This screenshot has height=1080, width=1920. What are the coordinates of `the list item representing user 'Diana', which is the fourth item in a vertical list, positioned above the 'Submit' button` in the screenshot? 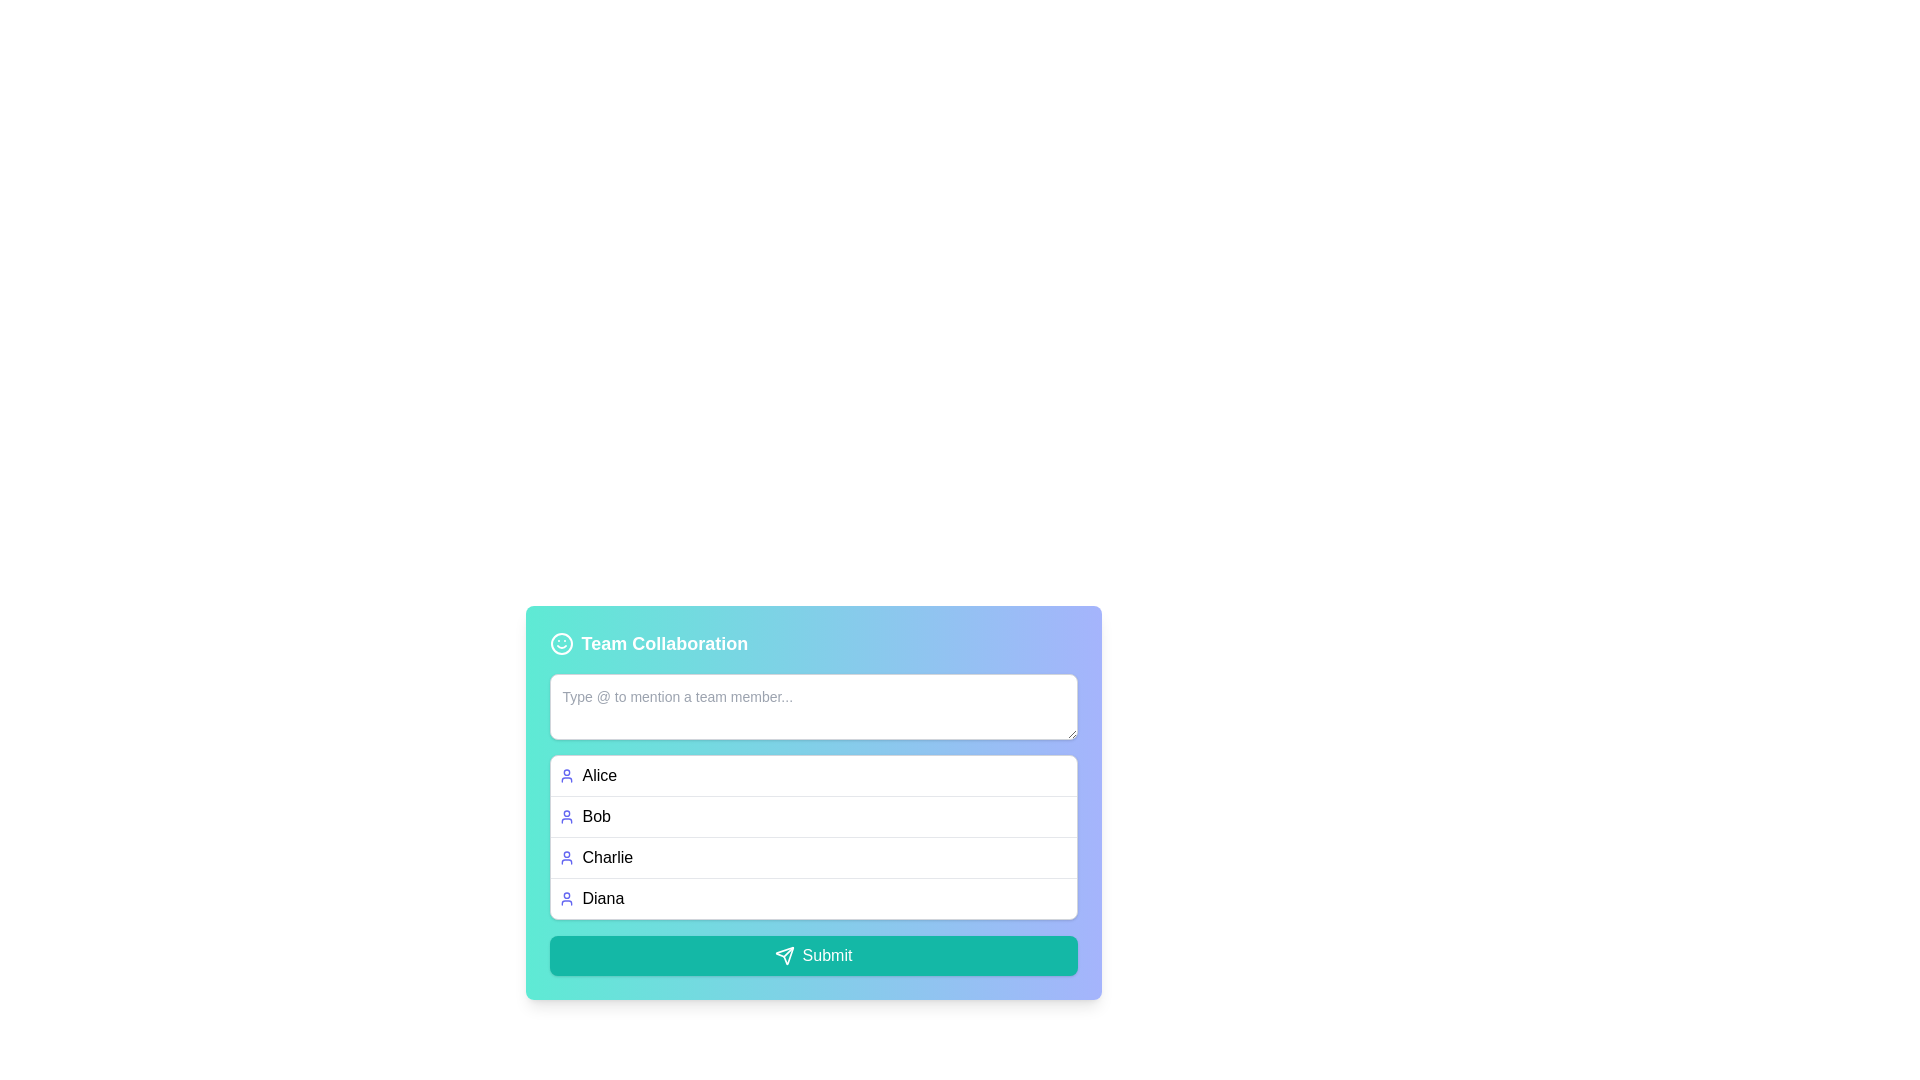 It's located at (813, 897).